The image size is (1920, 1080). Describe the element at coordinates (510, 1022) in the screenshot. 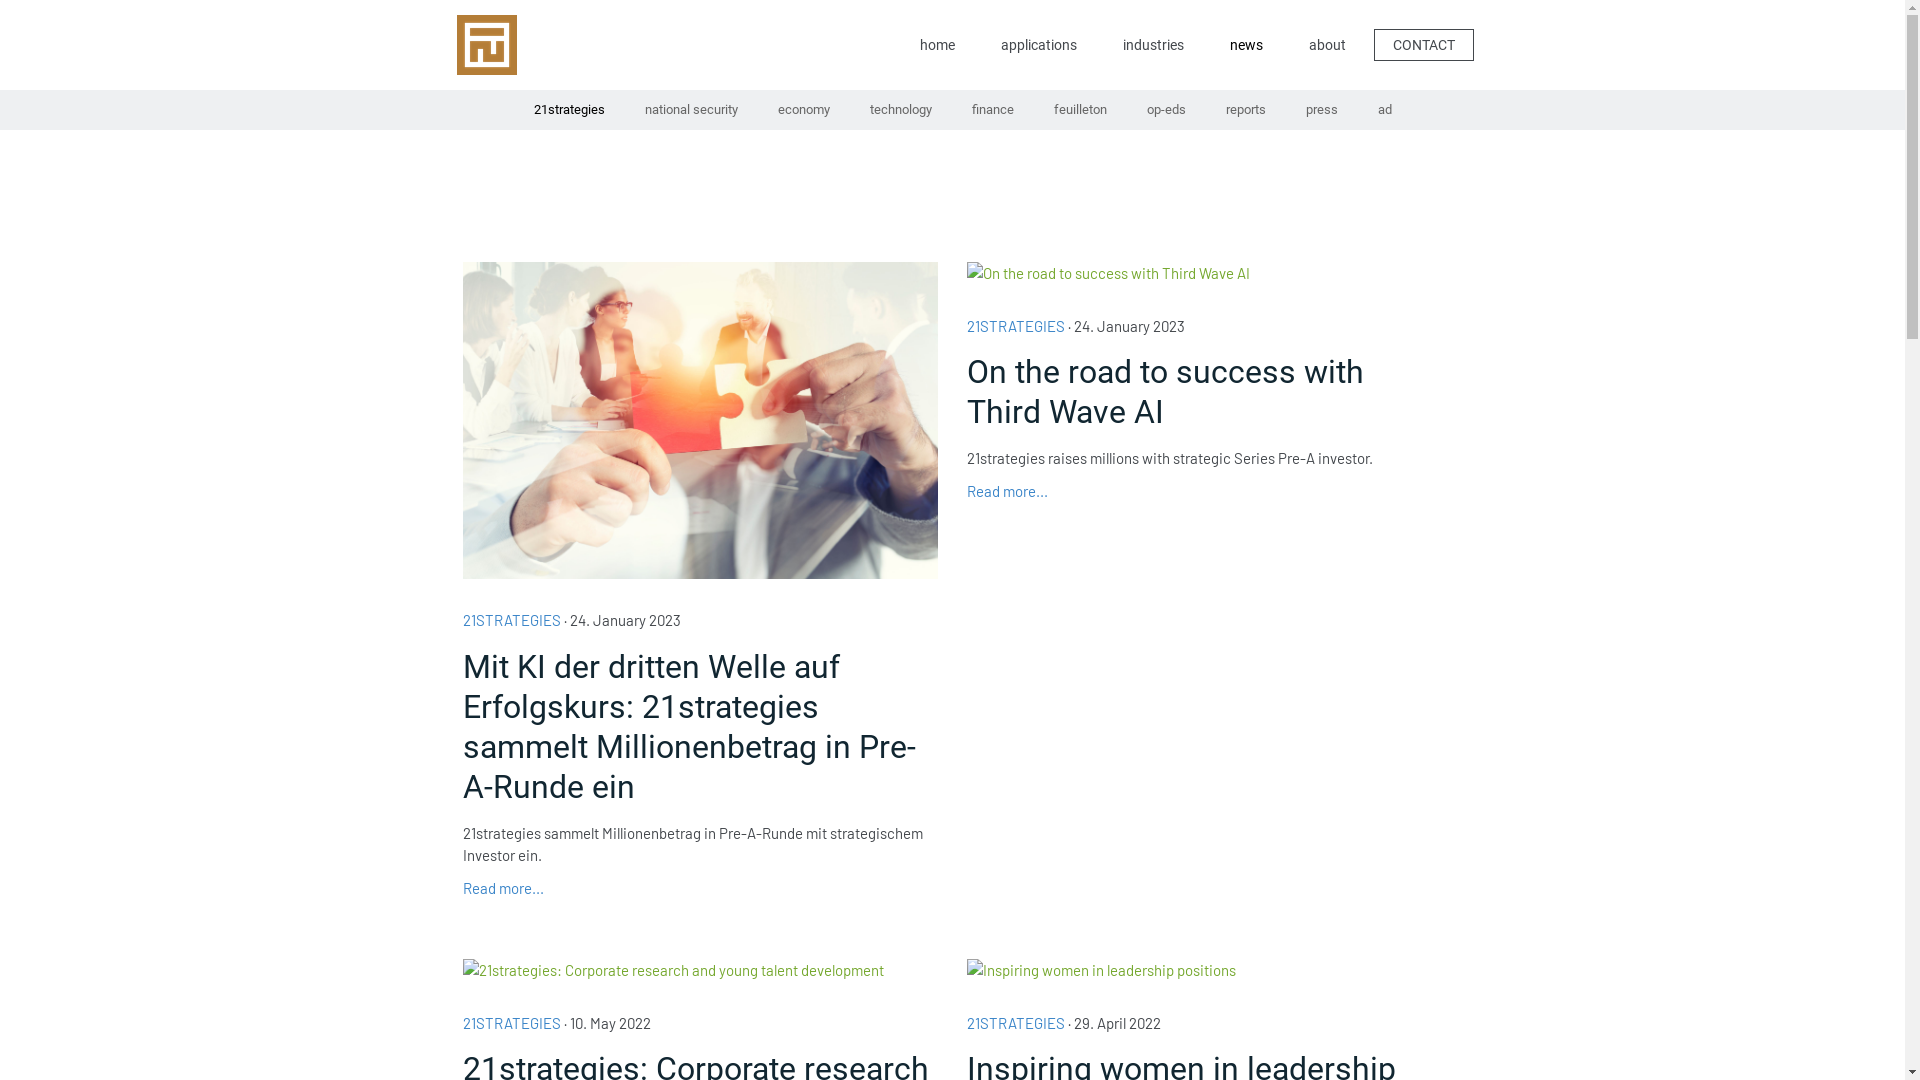

I see `'21STRATEGIES'` at that location.